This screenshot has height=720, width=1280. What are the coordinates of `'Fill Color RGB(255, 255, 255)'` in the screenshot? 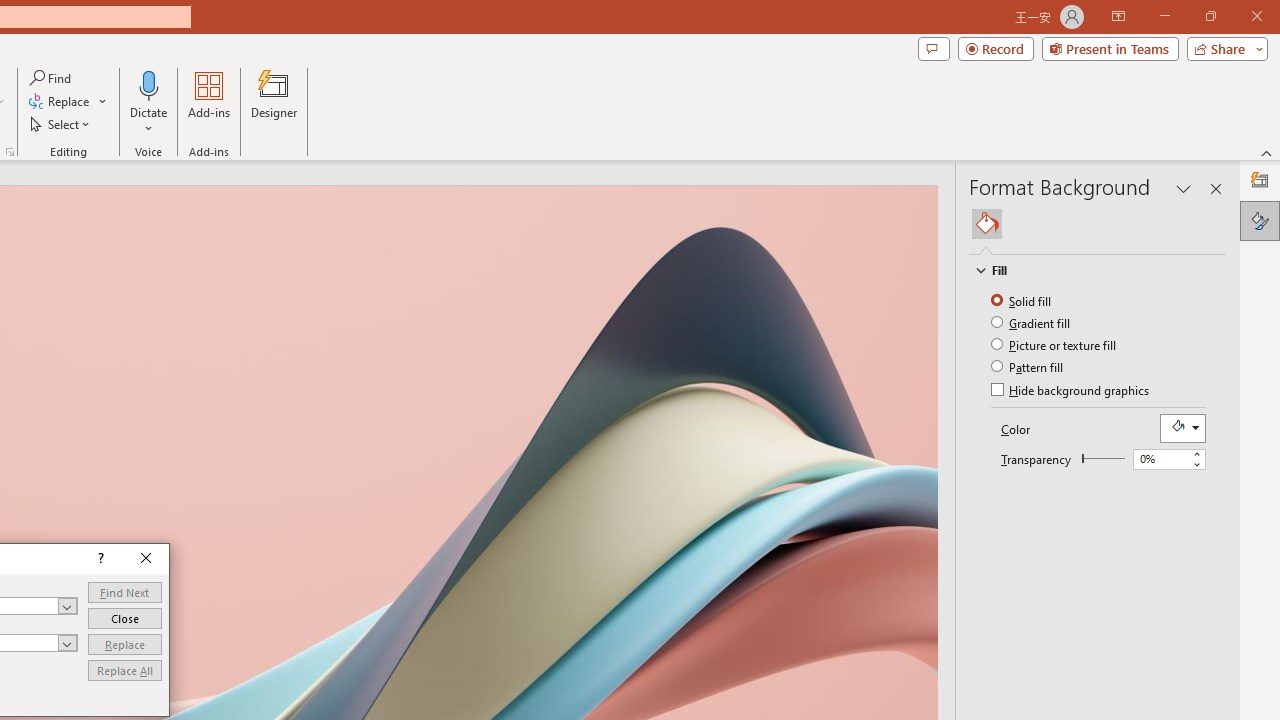 It's located at (1182, 427).